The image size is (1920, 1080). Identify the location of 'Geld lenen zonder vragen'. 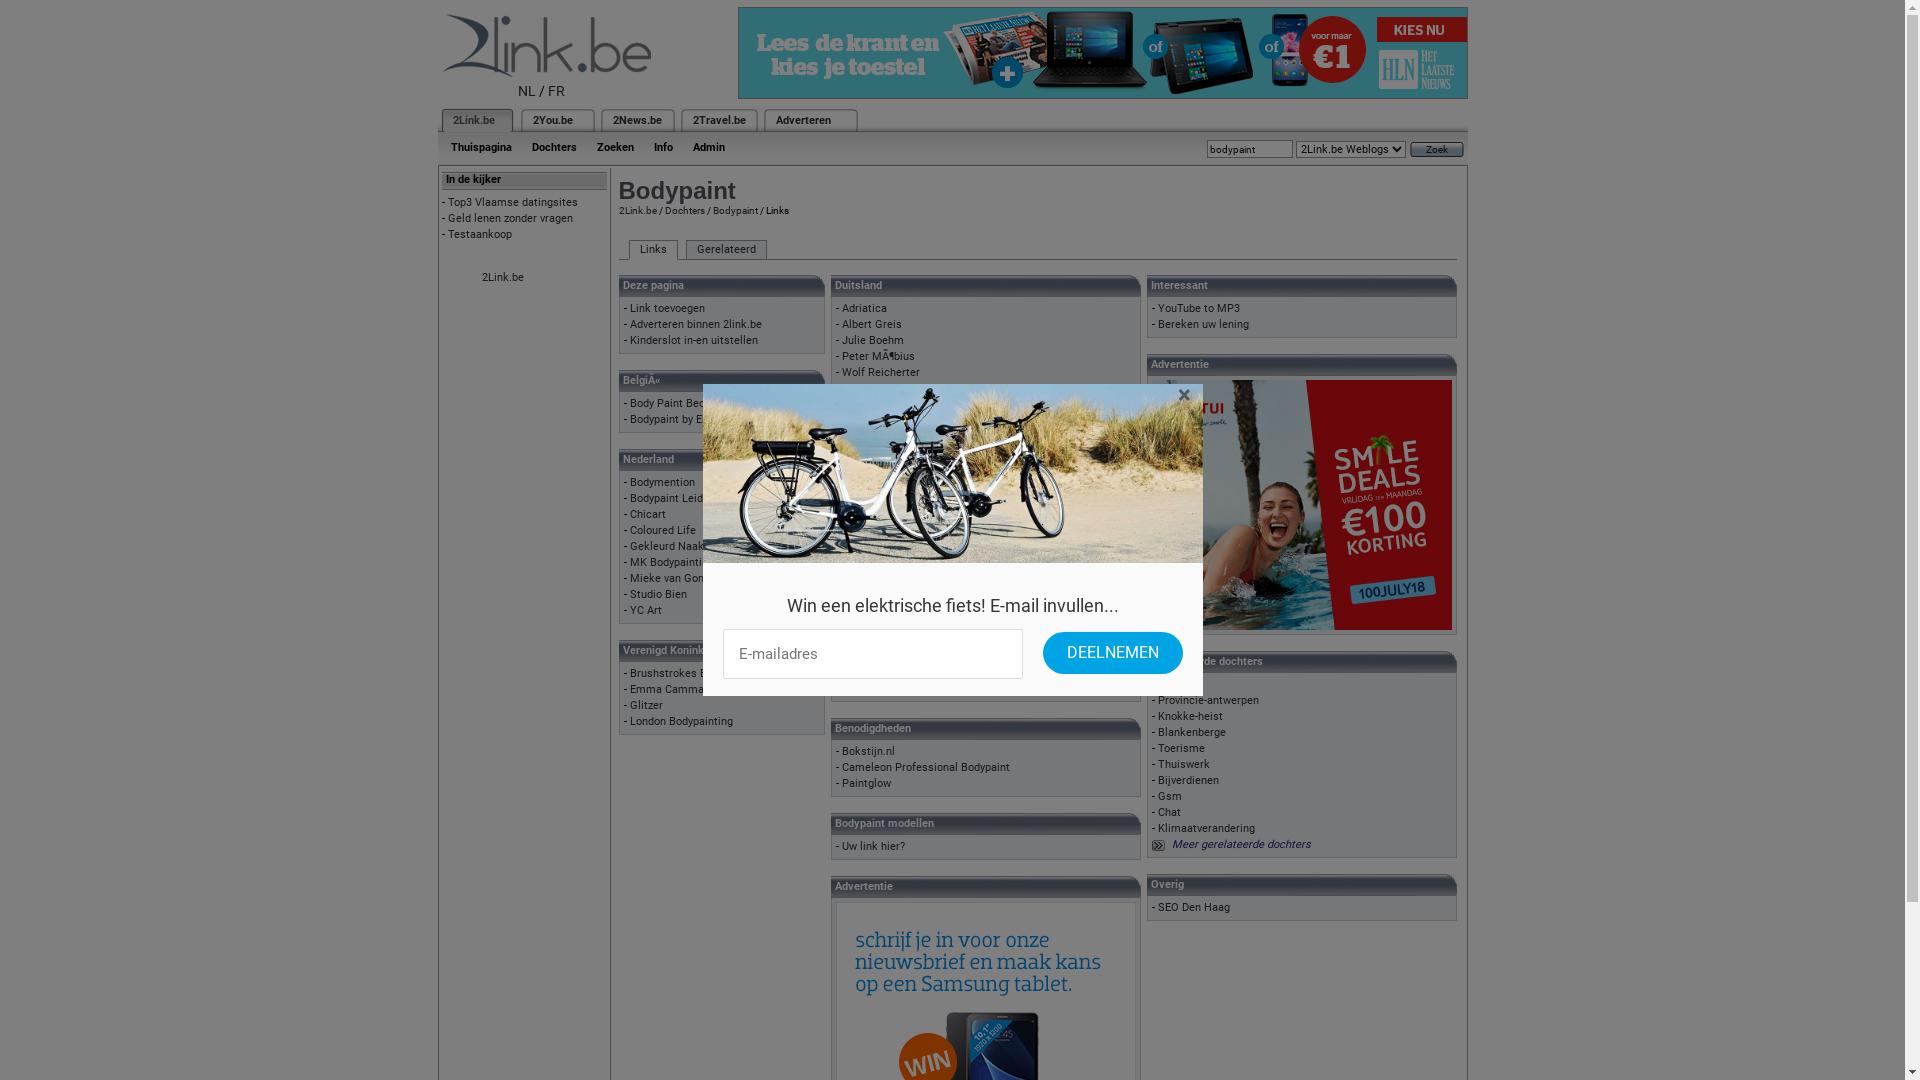
(446, 218).